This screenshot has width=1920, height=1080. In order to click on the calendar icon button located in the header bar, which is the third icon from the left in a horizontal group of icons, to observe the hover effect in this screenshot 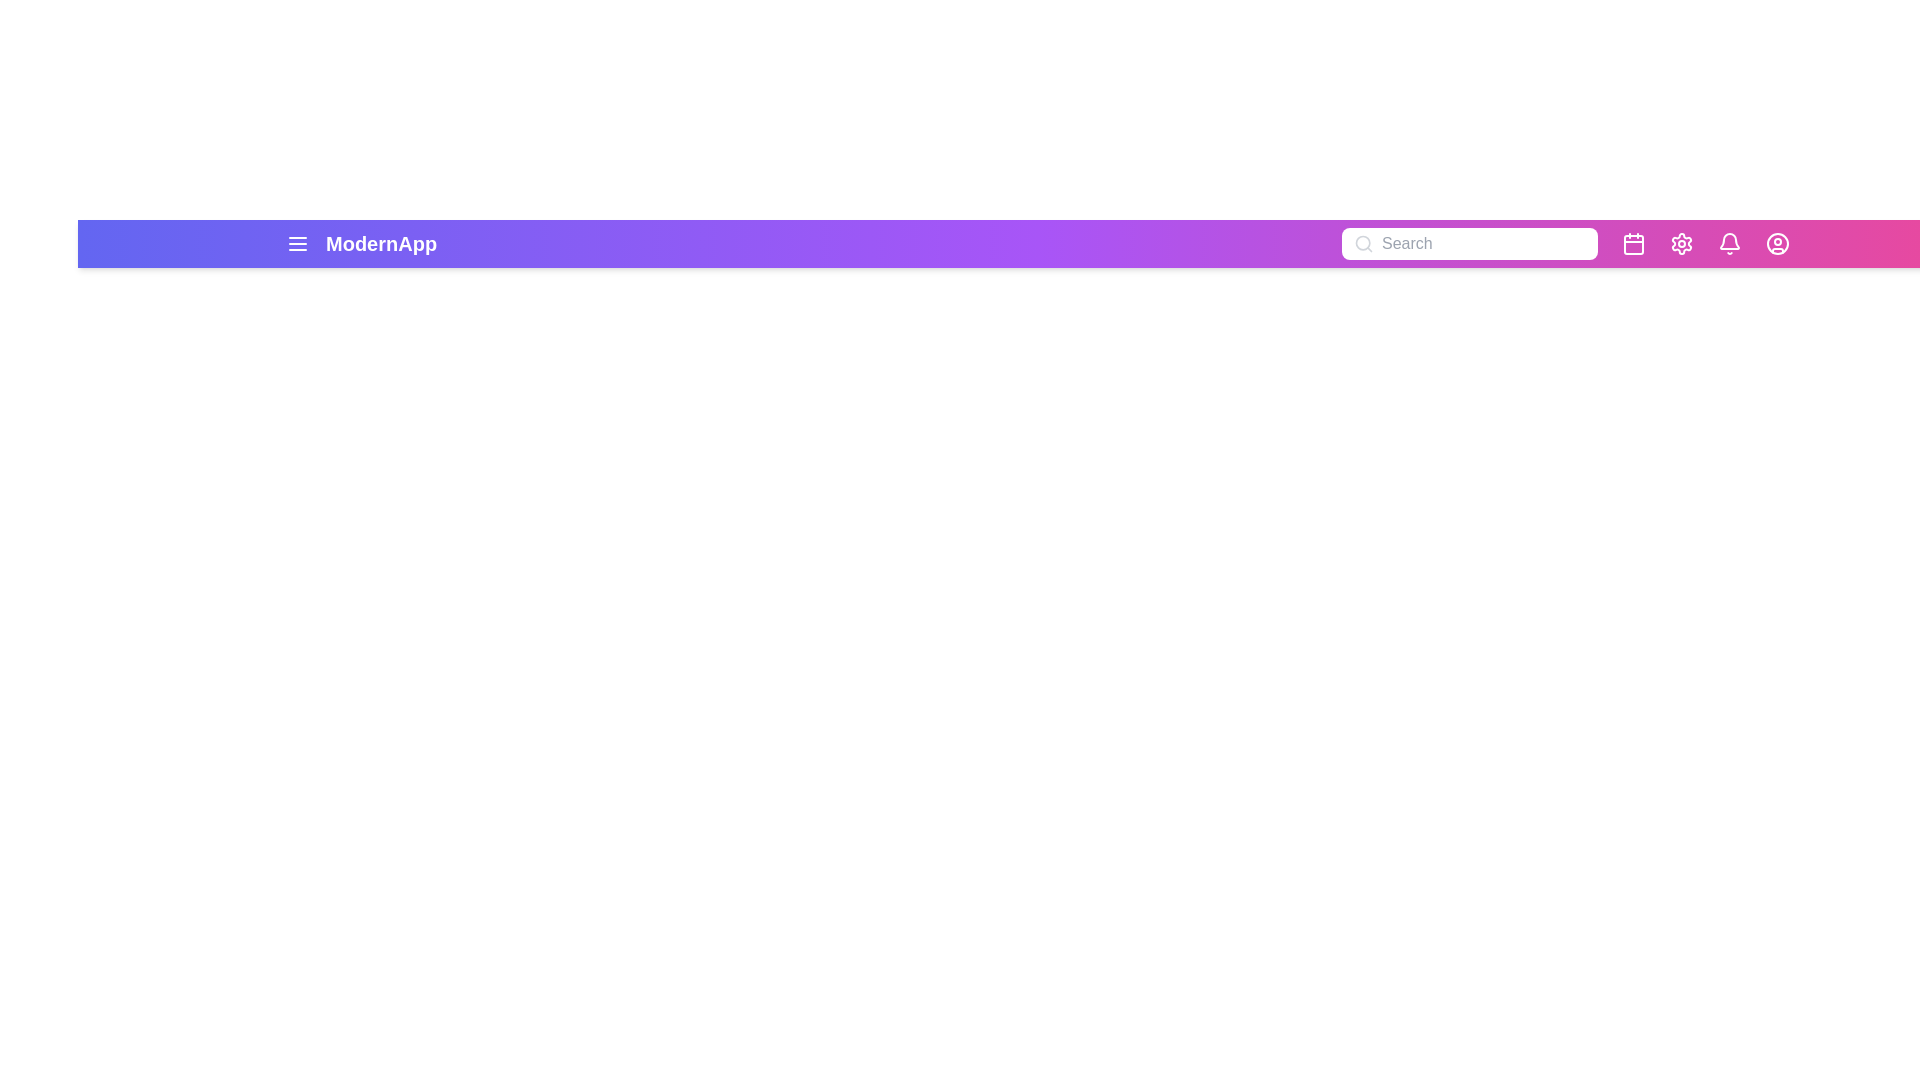, I will do `click(1633, 242)`.